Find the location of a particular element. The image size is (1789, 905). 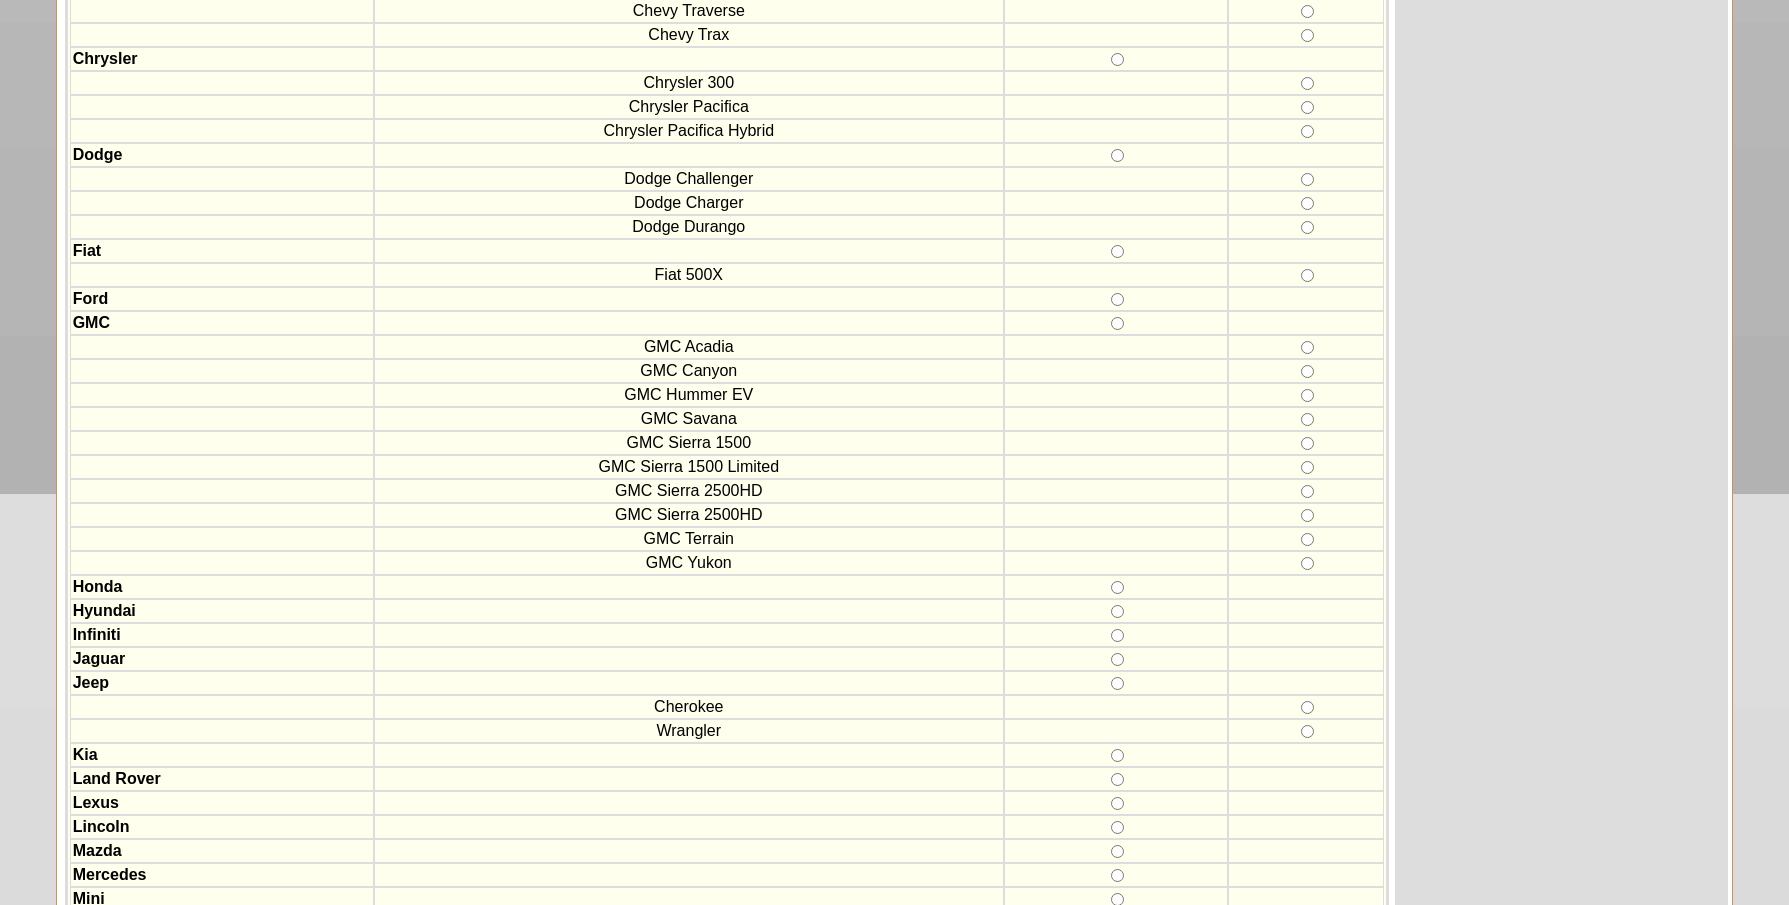

'Chrysler' is located at coordinates (104, 58).